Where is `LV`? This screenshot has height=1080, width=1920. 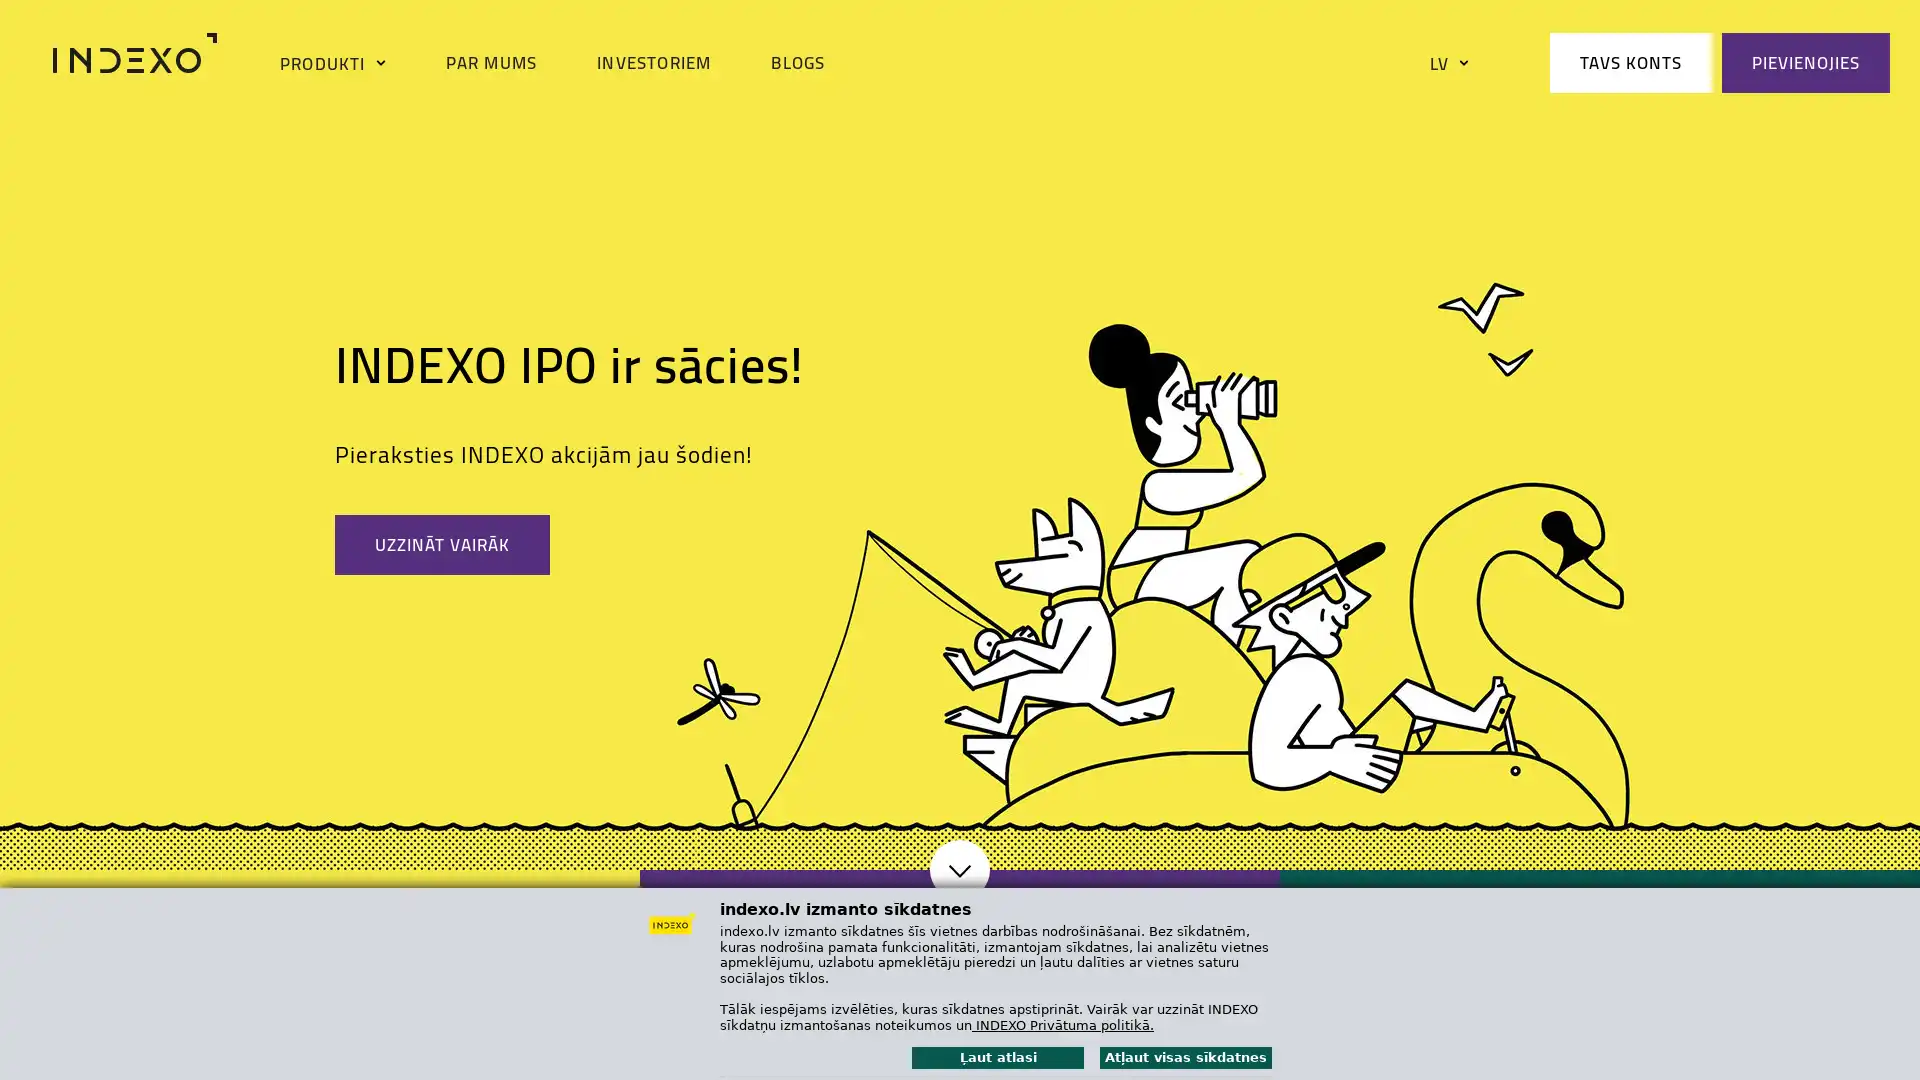 LV is located at coordinates (1449, 62).